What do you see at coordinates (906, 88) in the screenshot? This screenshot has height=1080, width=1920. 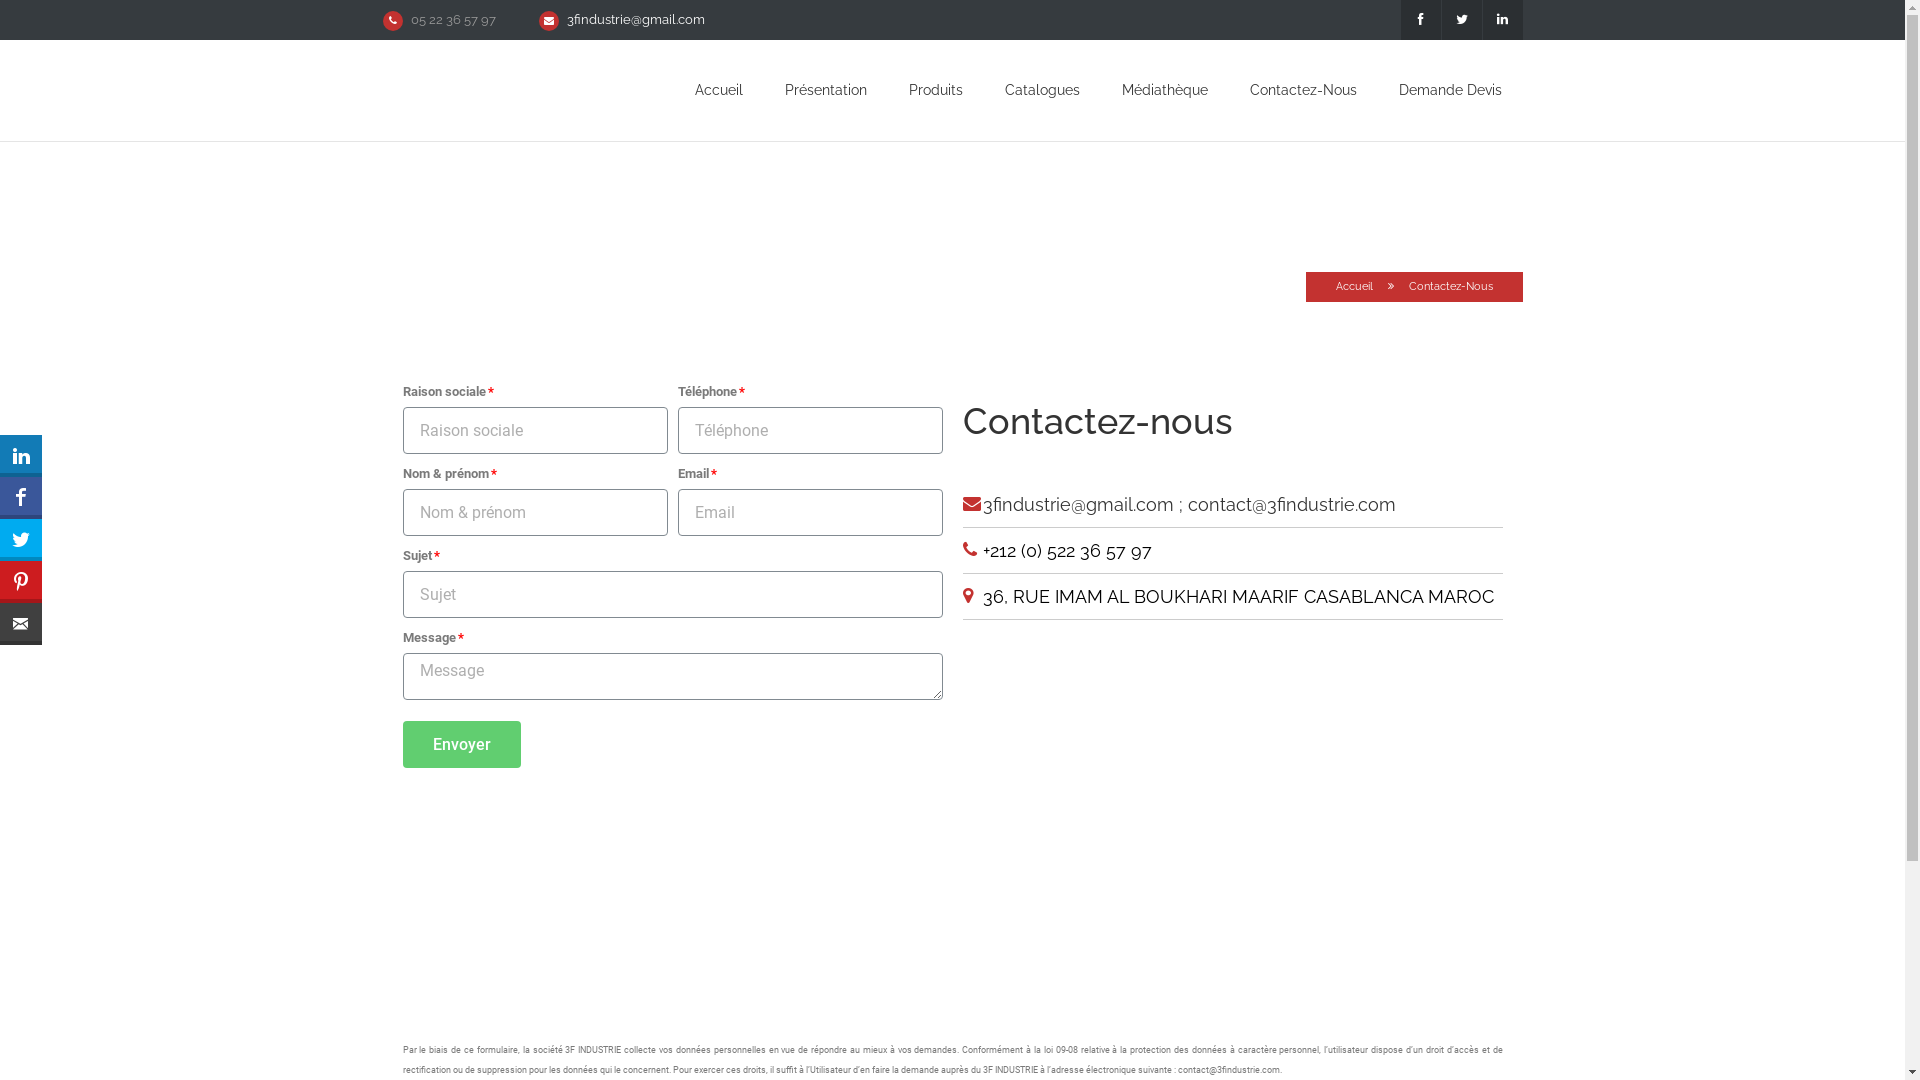 I see `'Produits'` at bounding box center [906, 88].